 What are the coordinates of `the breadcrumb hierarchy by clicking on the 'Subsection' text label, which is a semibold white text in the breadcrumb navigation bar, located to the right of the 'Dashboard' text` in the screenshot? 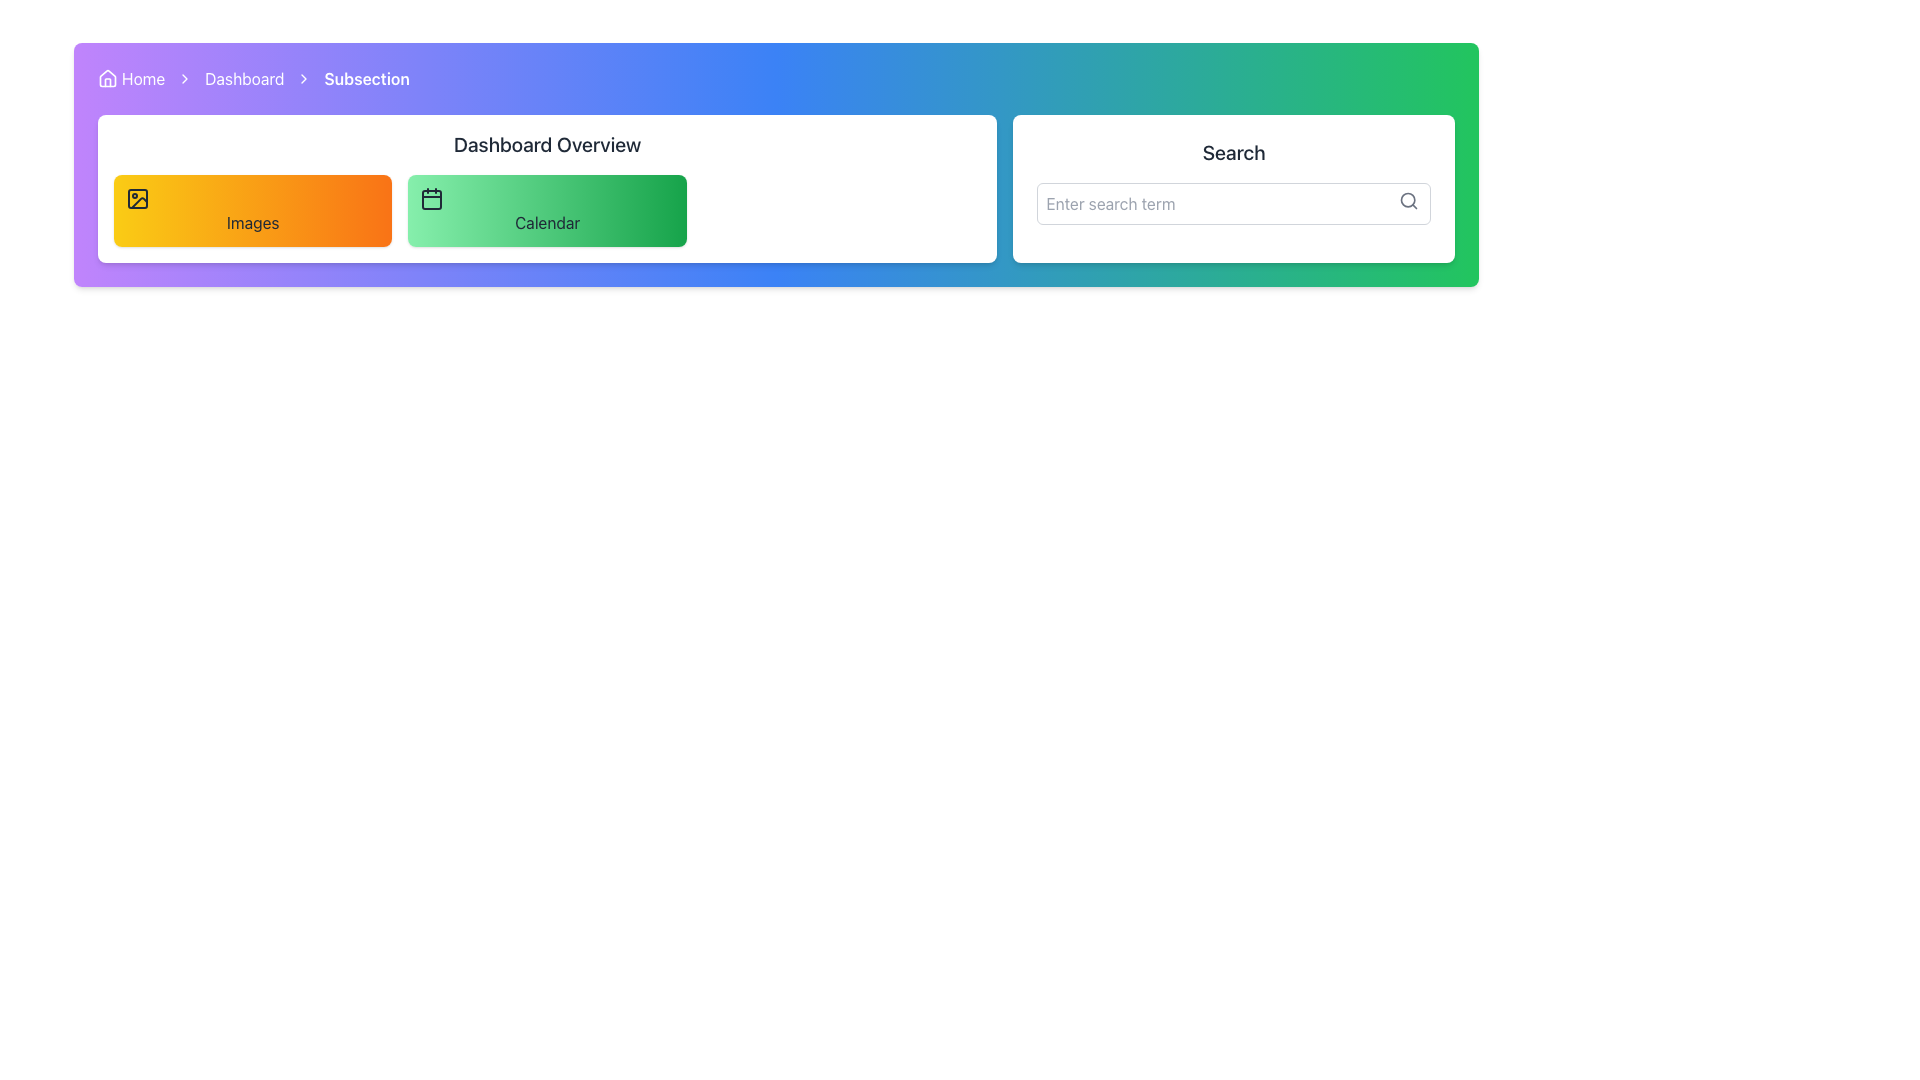 It's located at (367, 77).